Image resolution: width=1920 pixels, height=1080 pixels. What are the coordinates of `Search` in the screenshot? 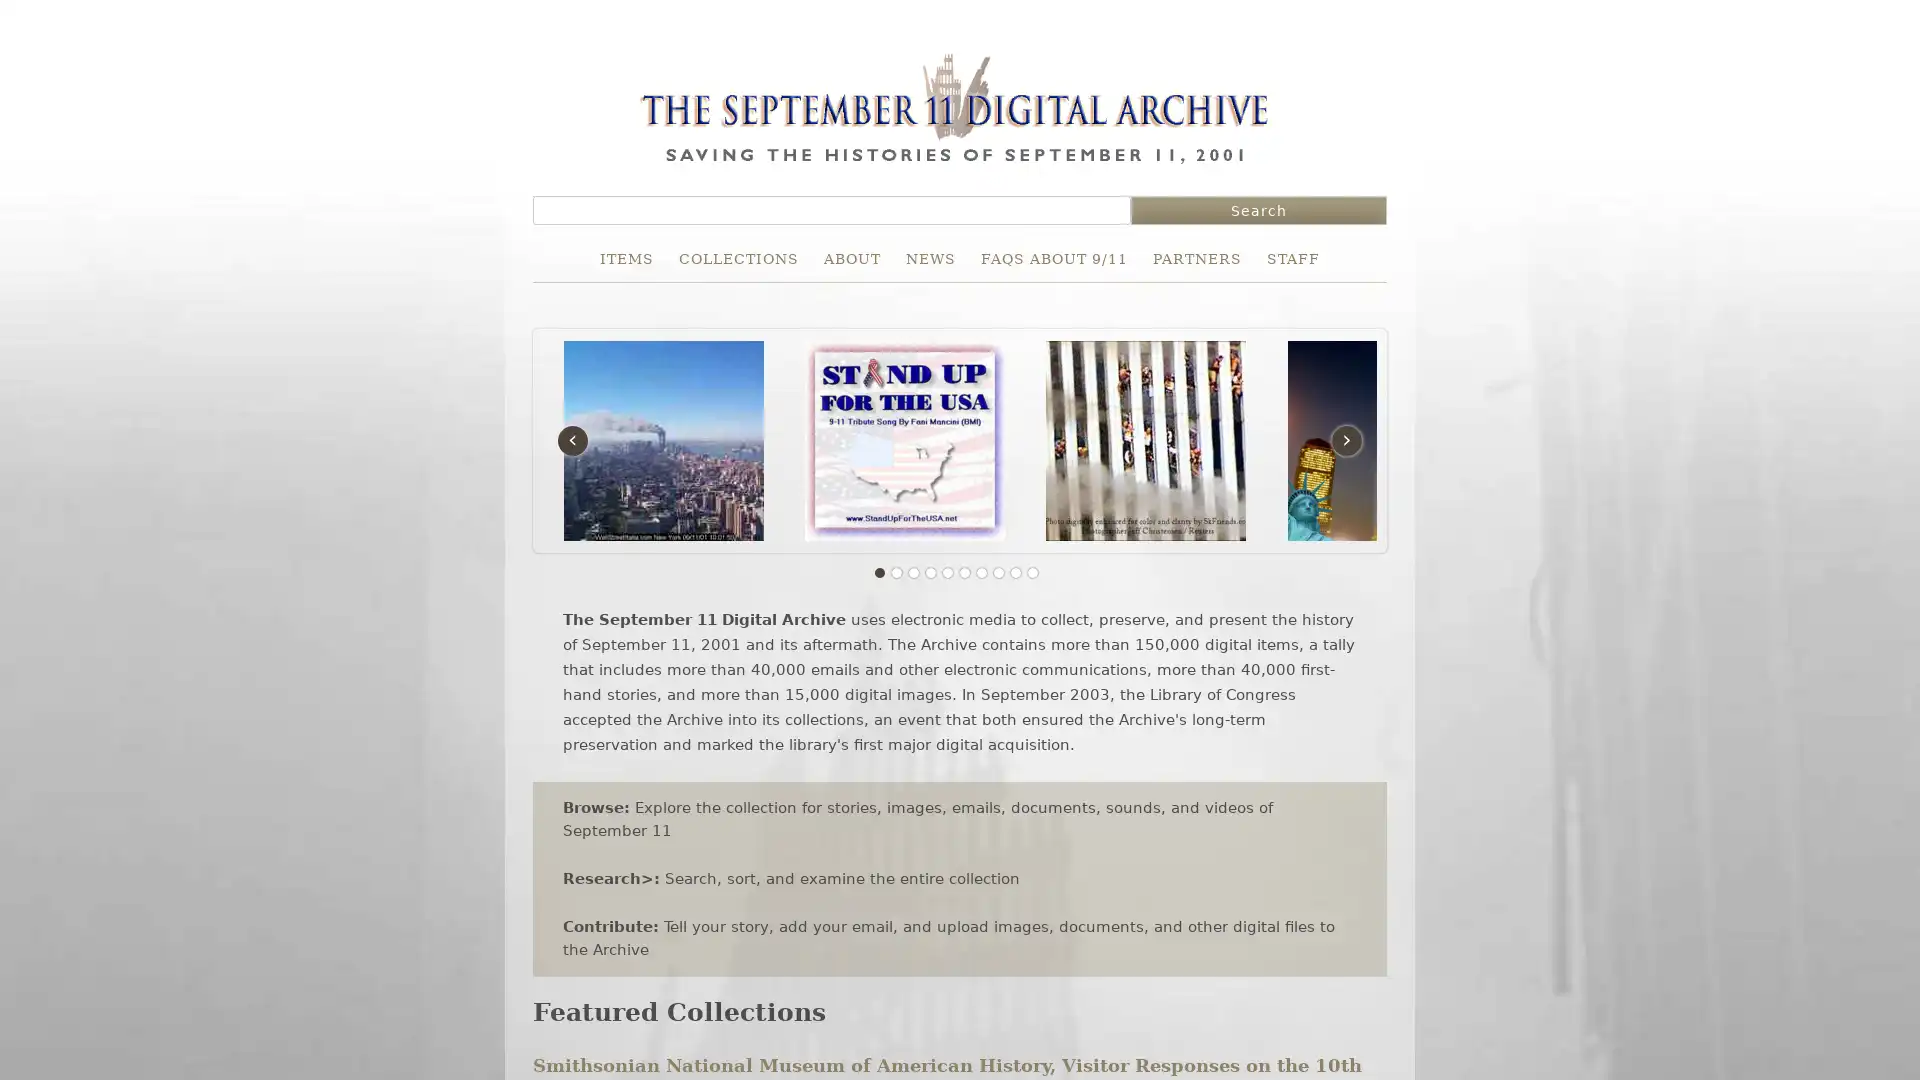 It's located at (1256, 209).